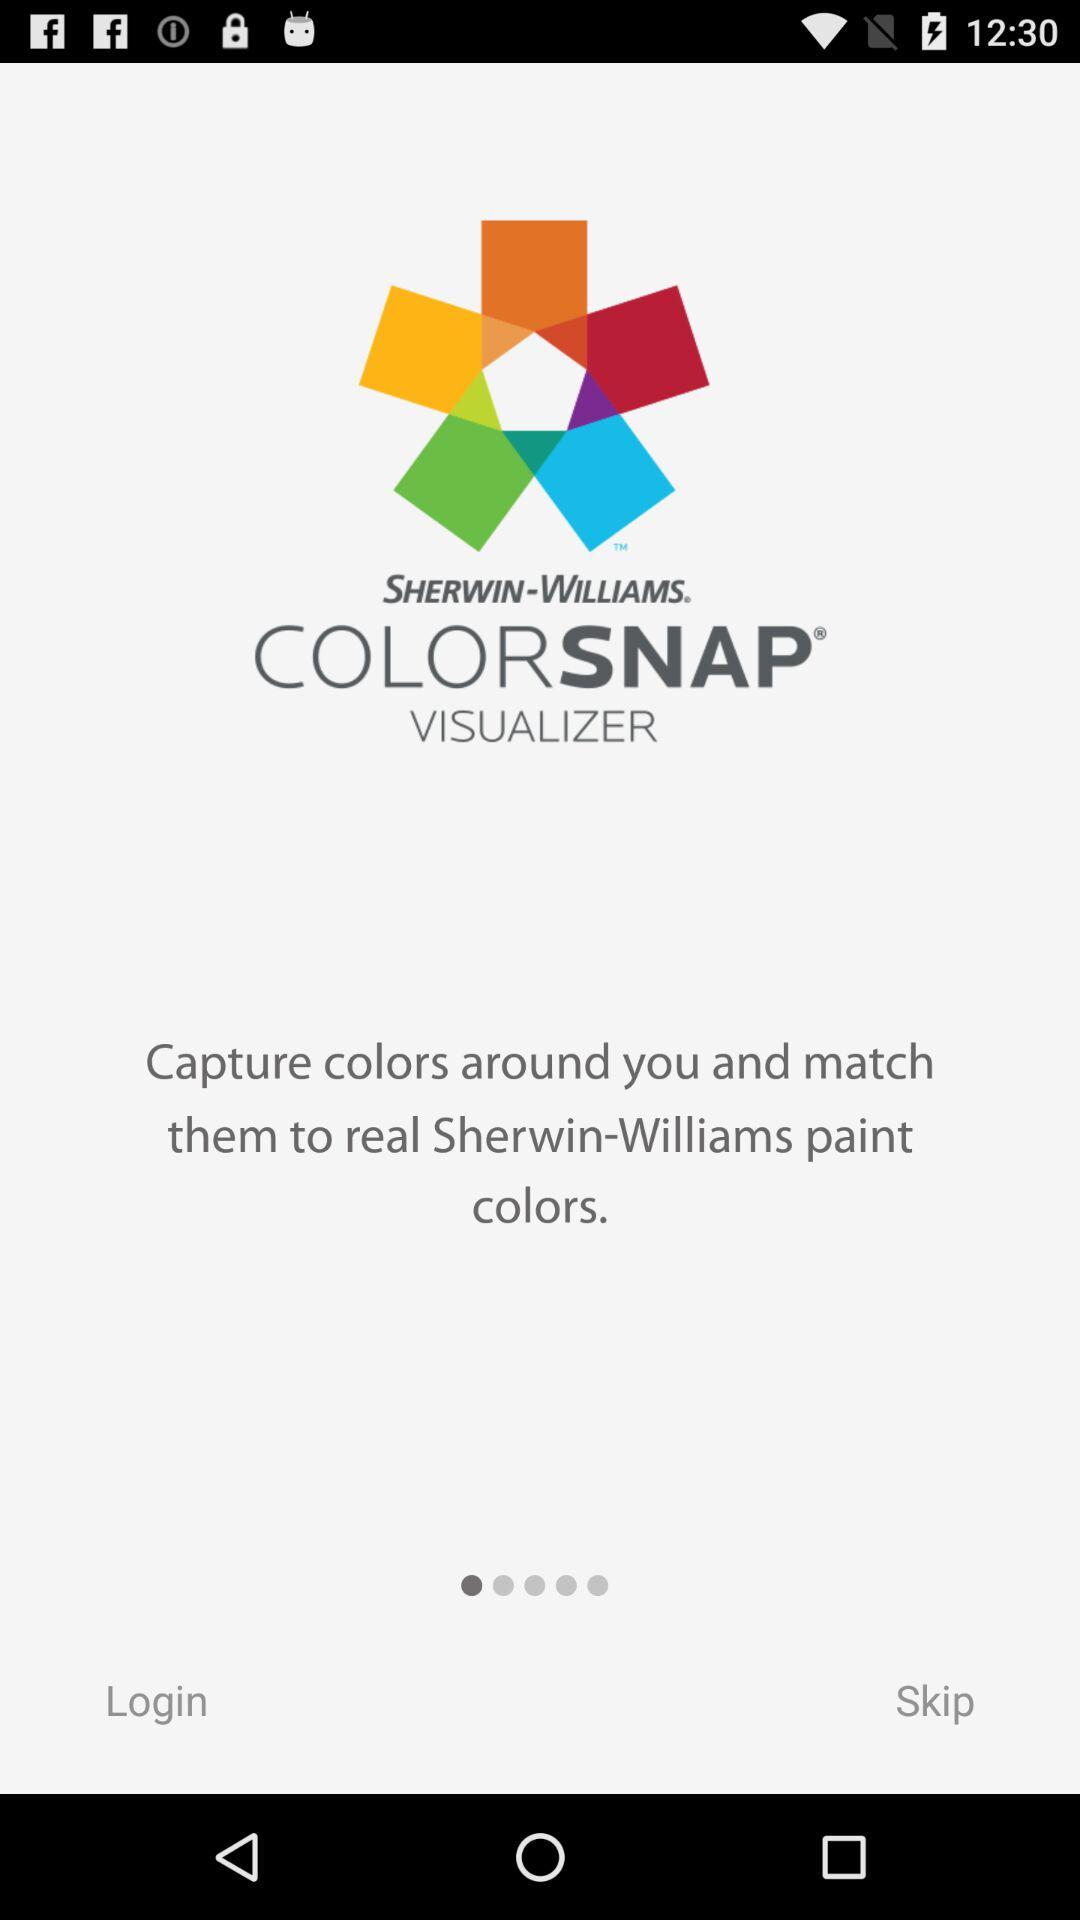 This screenshot has height=1920, width=1080. I want to click on the icon to the left of skip item, so click(136, 1705).